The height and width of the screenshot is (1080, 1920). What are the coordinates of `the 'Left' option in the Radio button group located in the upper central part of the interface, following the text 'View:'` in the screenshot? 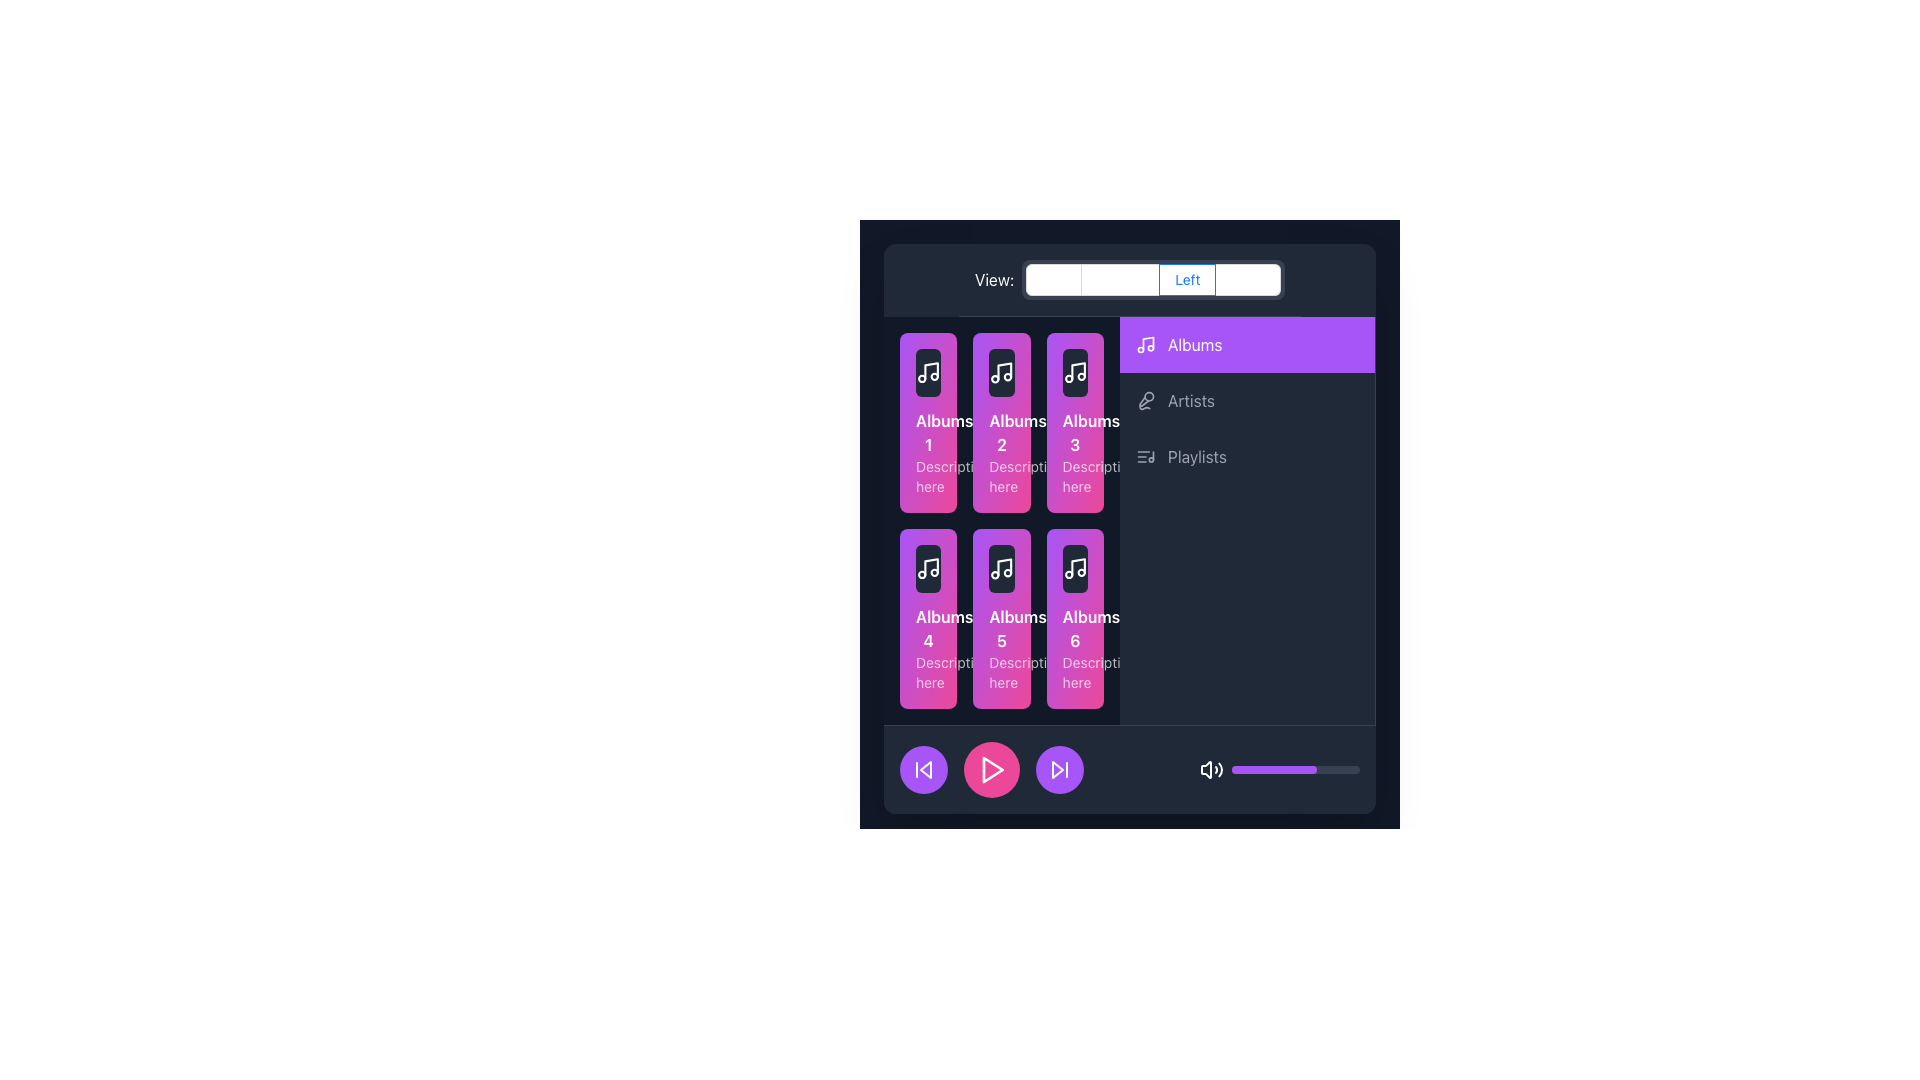 It's located at (1153, 280).